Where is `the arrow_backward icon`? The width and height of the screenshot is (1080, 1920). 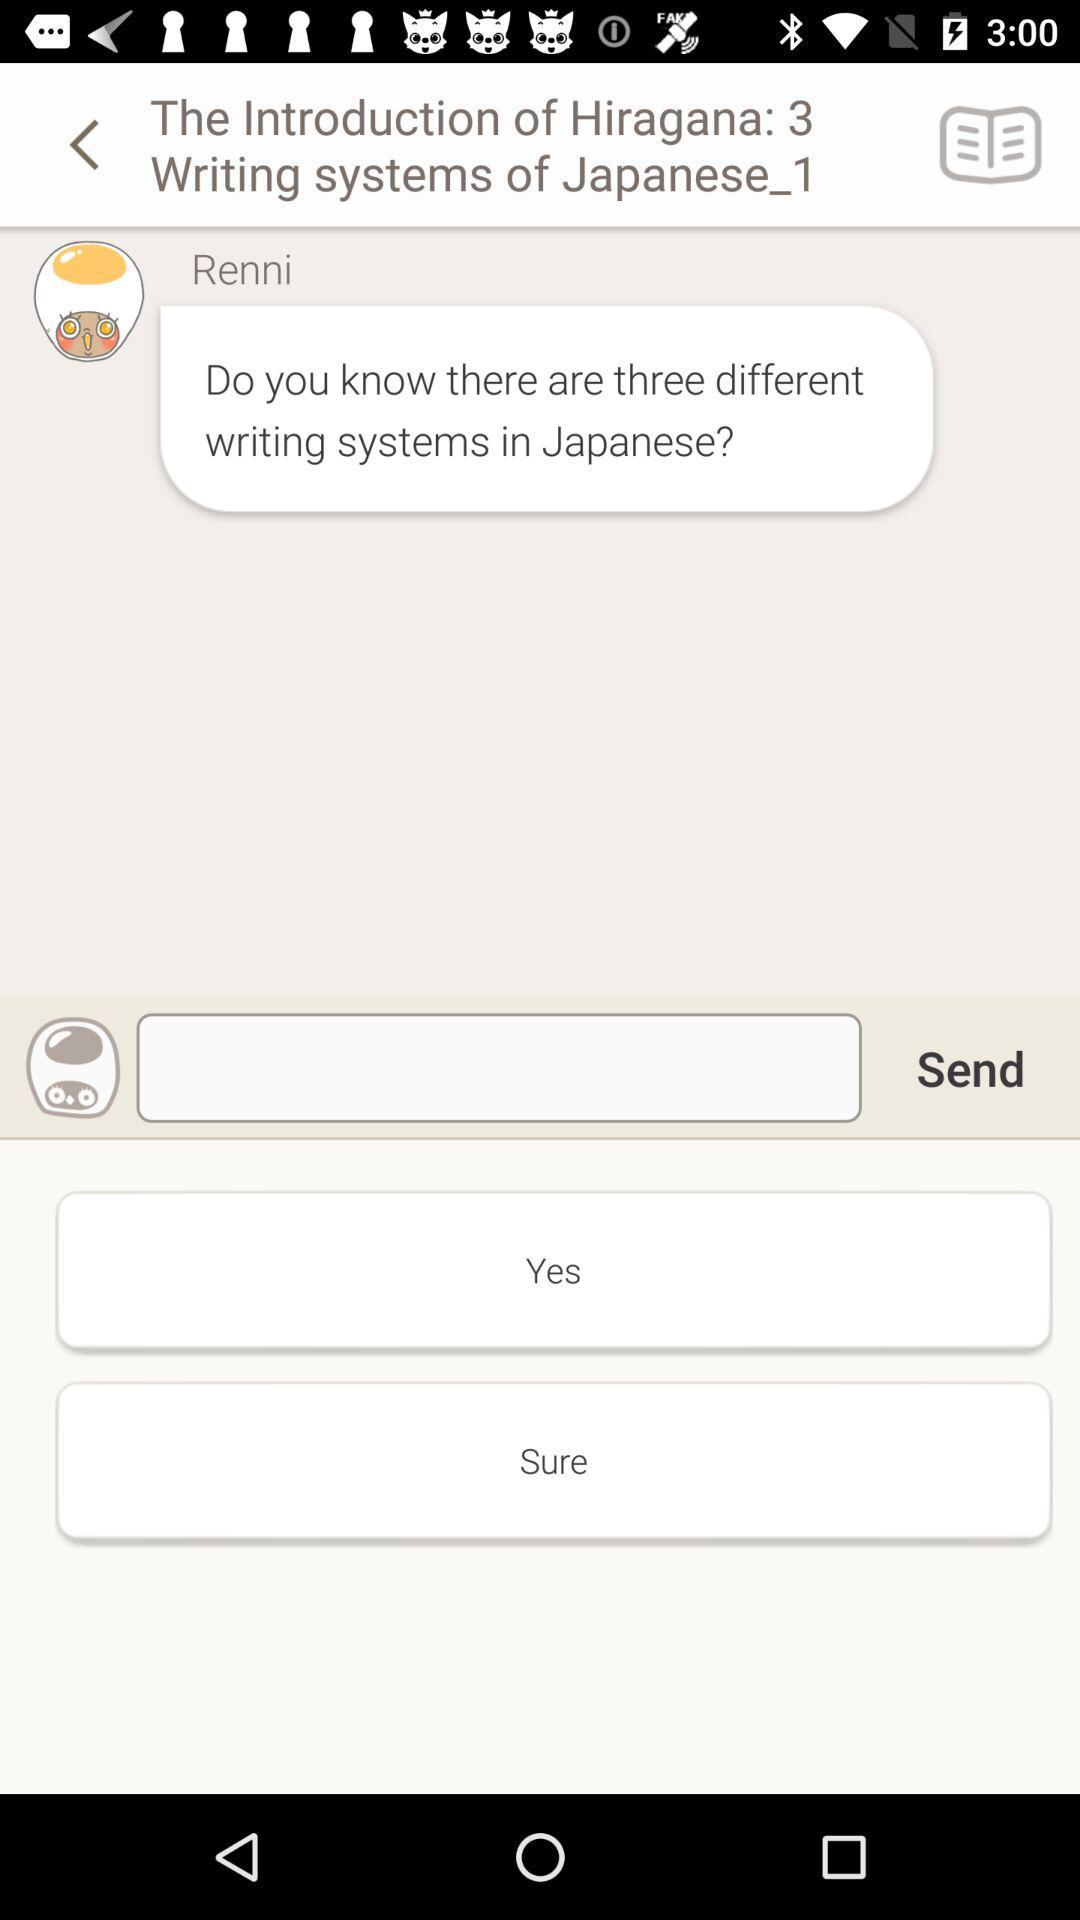 the arrow_backward icon is located at coordinates (87, 143).